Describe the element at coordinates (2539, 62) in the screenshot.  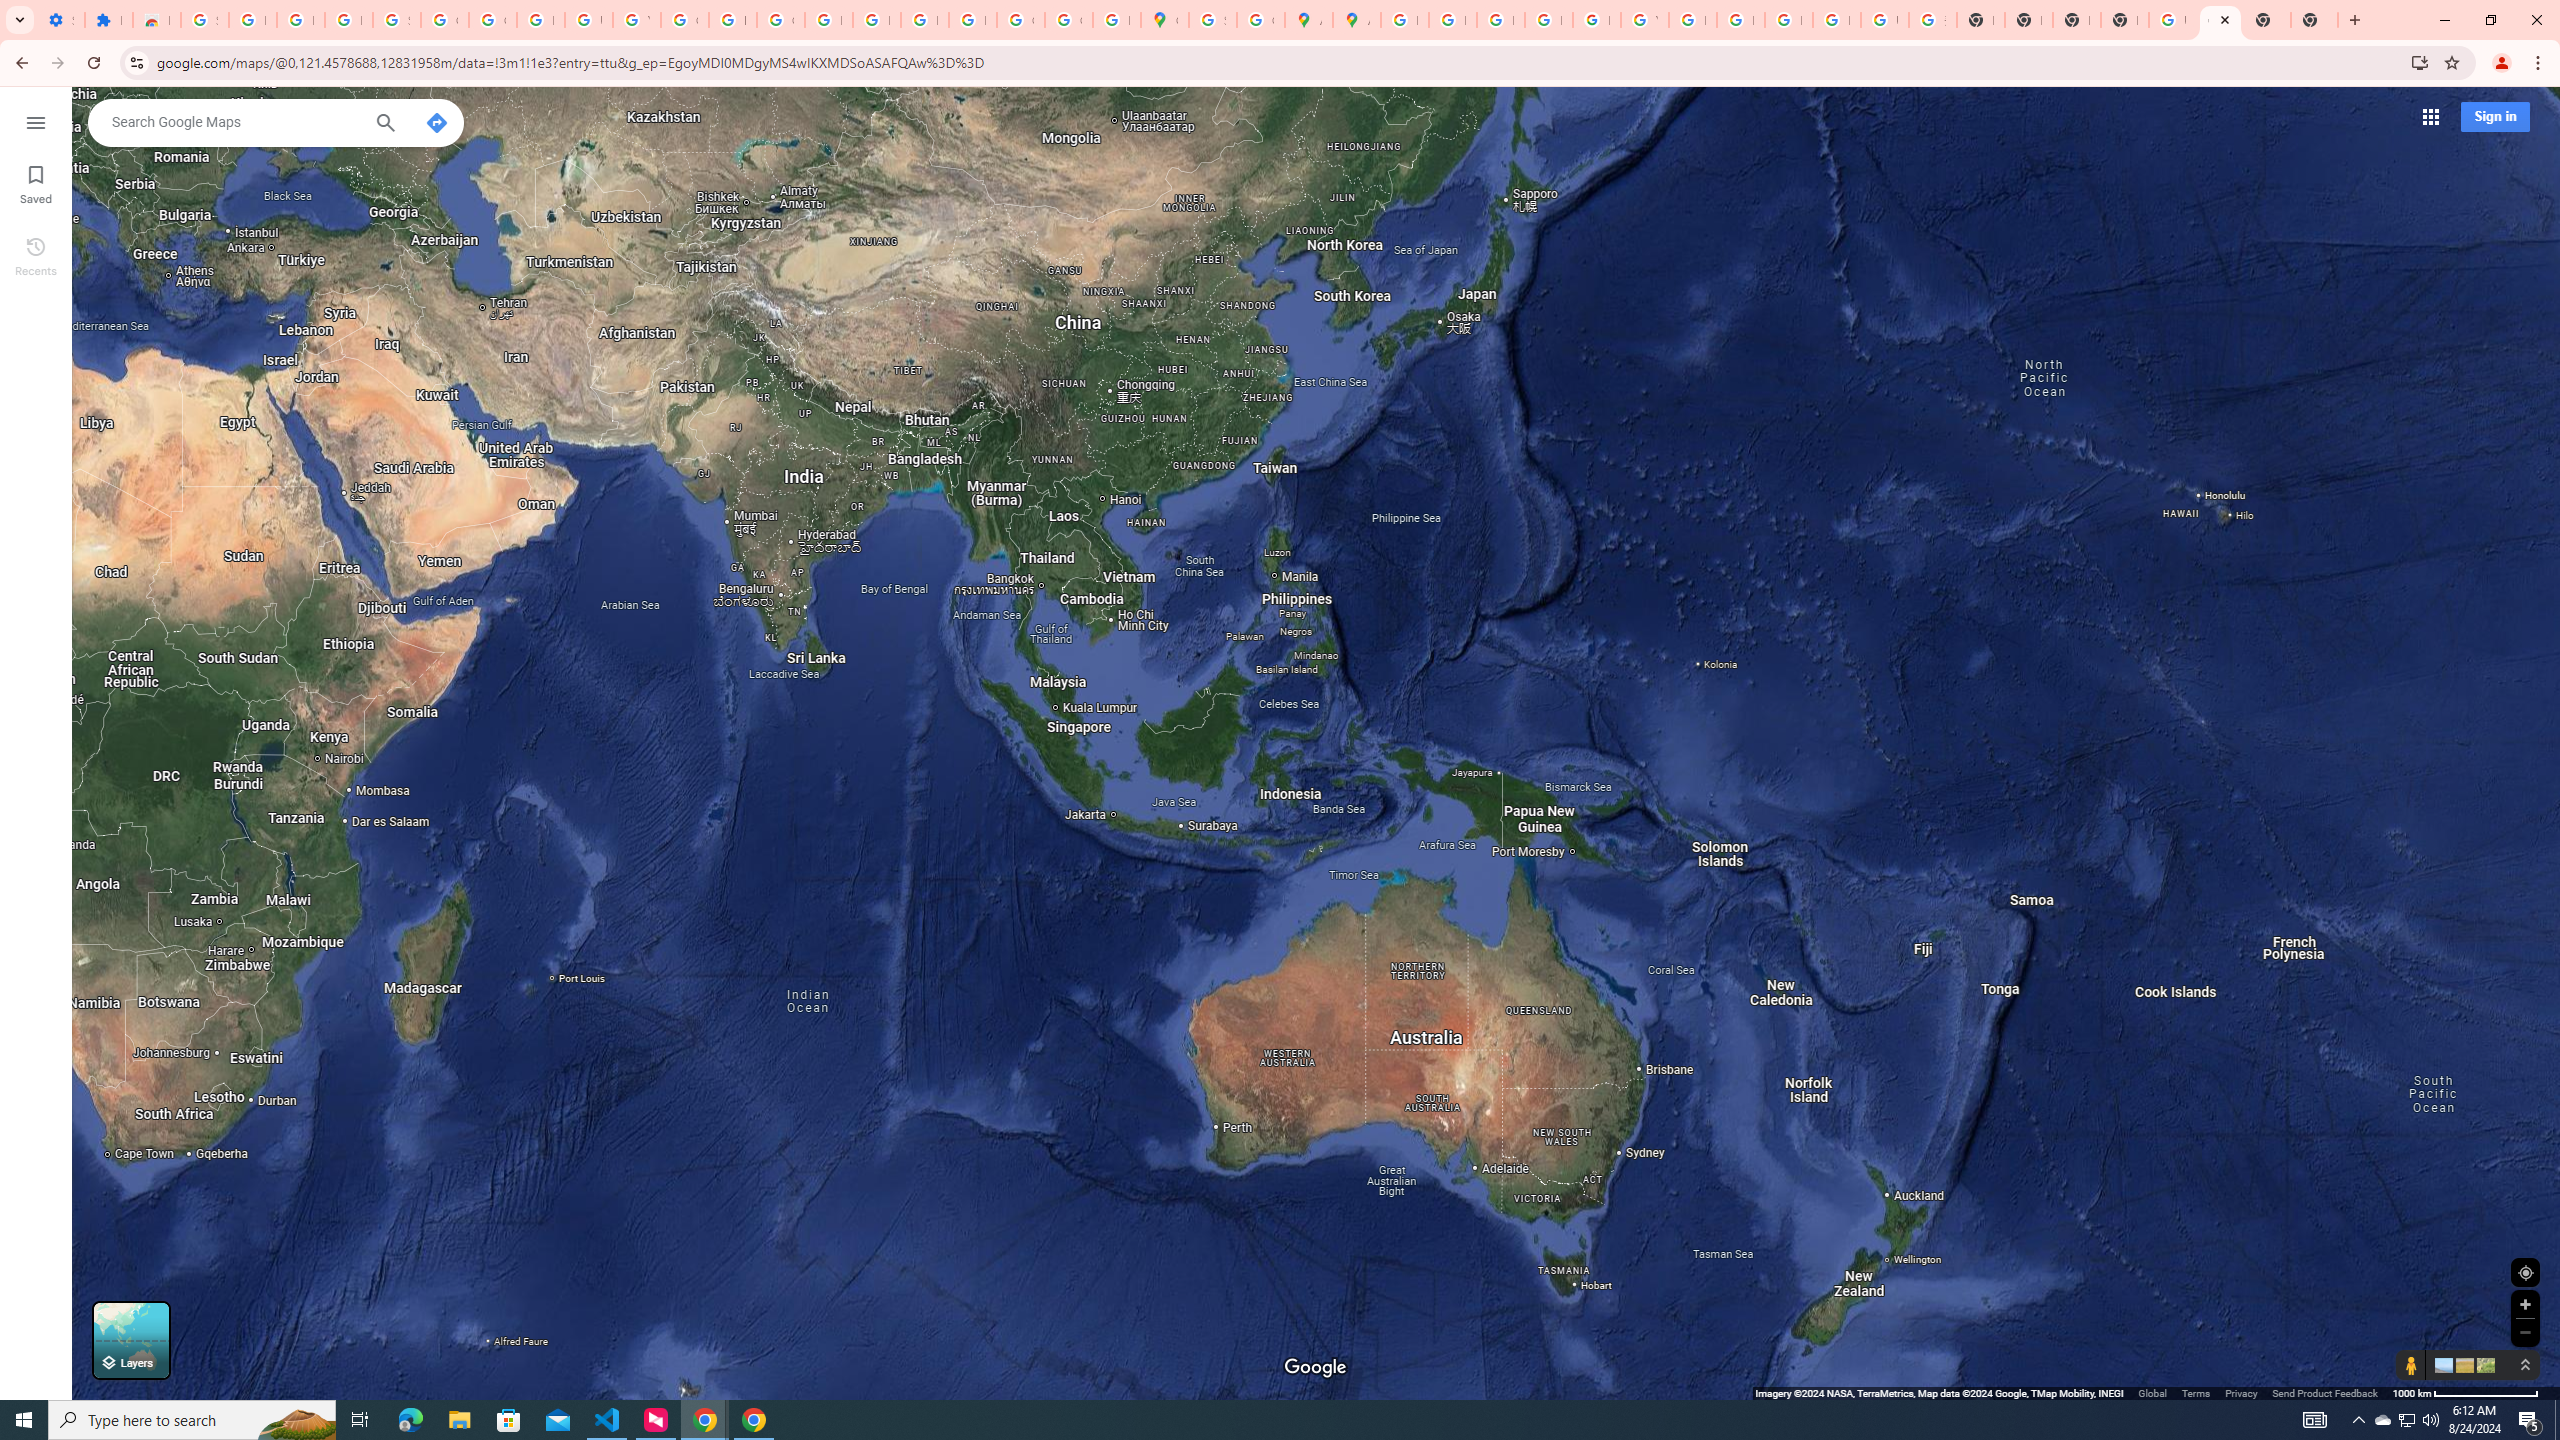
I see `'Chrome'` at that location.